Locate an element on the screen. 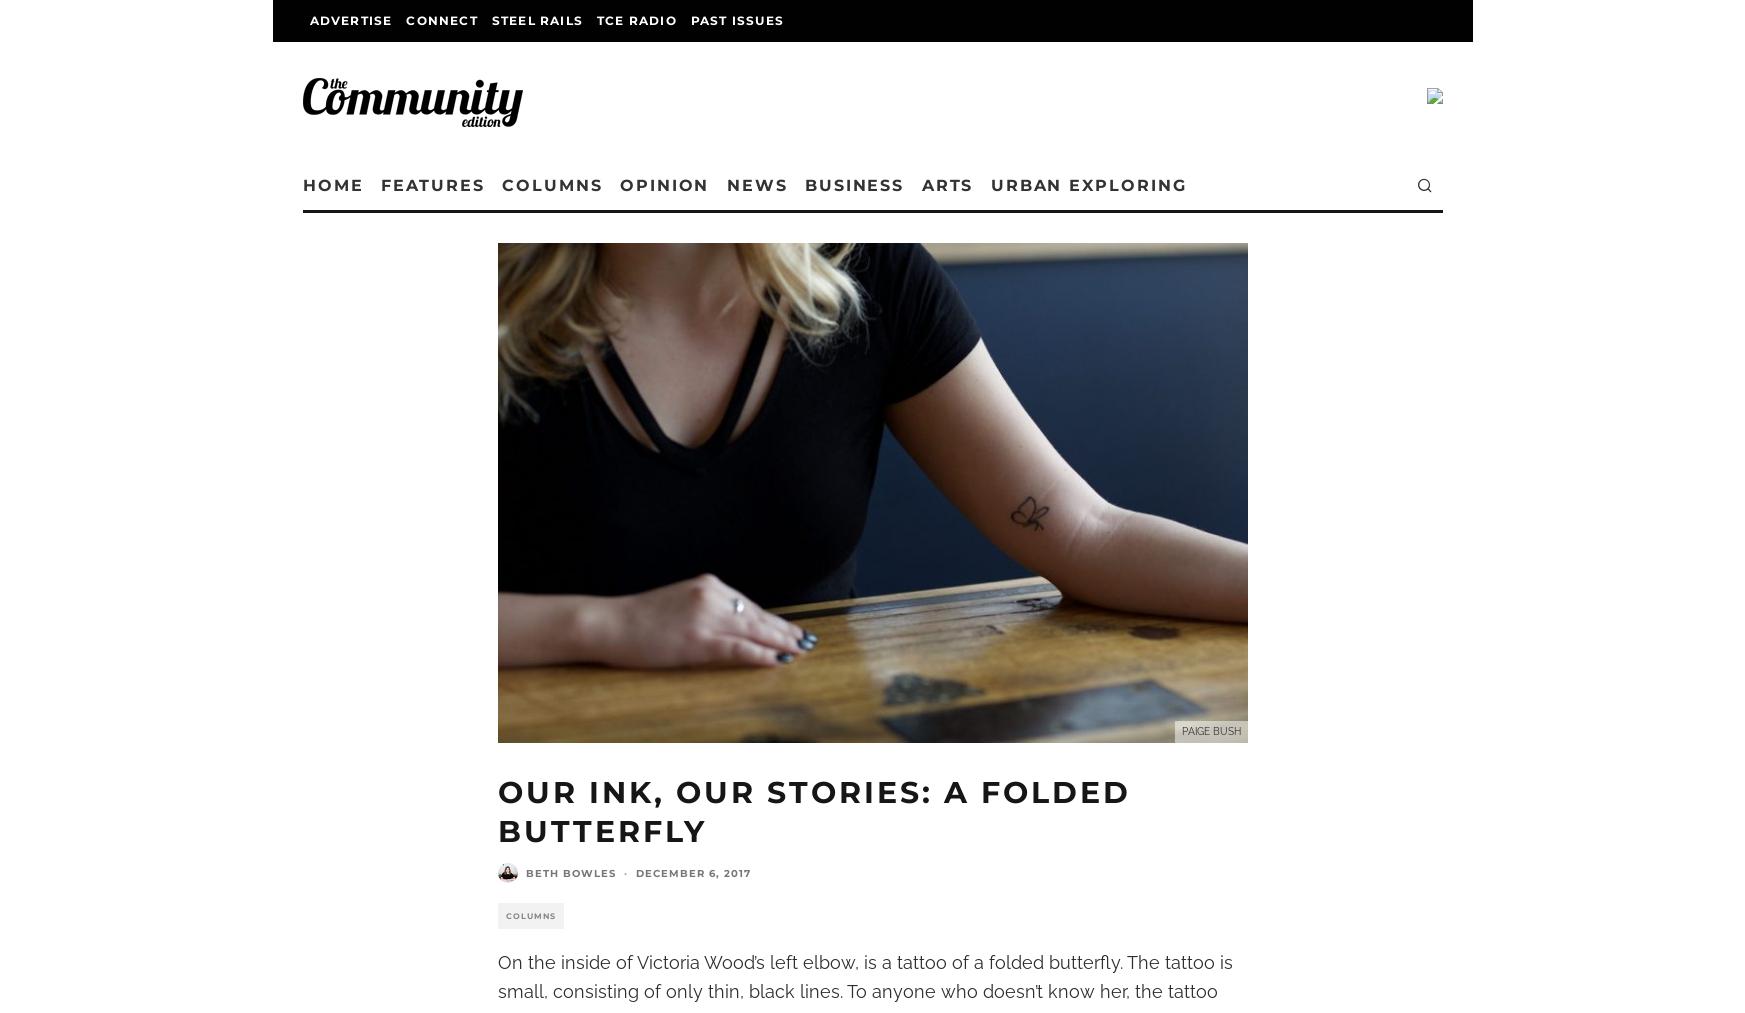  'Opinion' is located at coordinates (729, 185).